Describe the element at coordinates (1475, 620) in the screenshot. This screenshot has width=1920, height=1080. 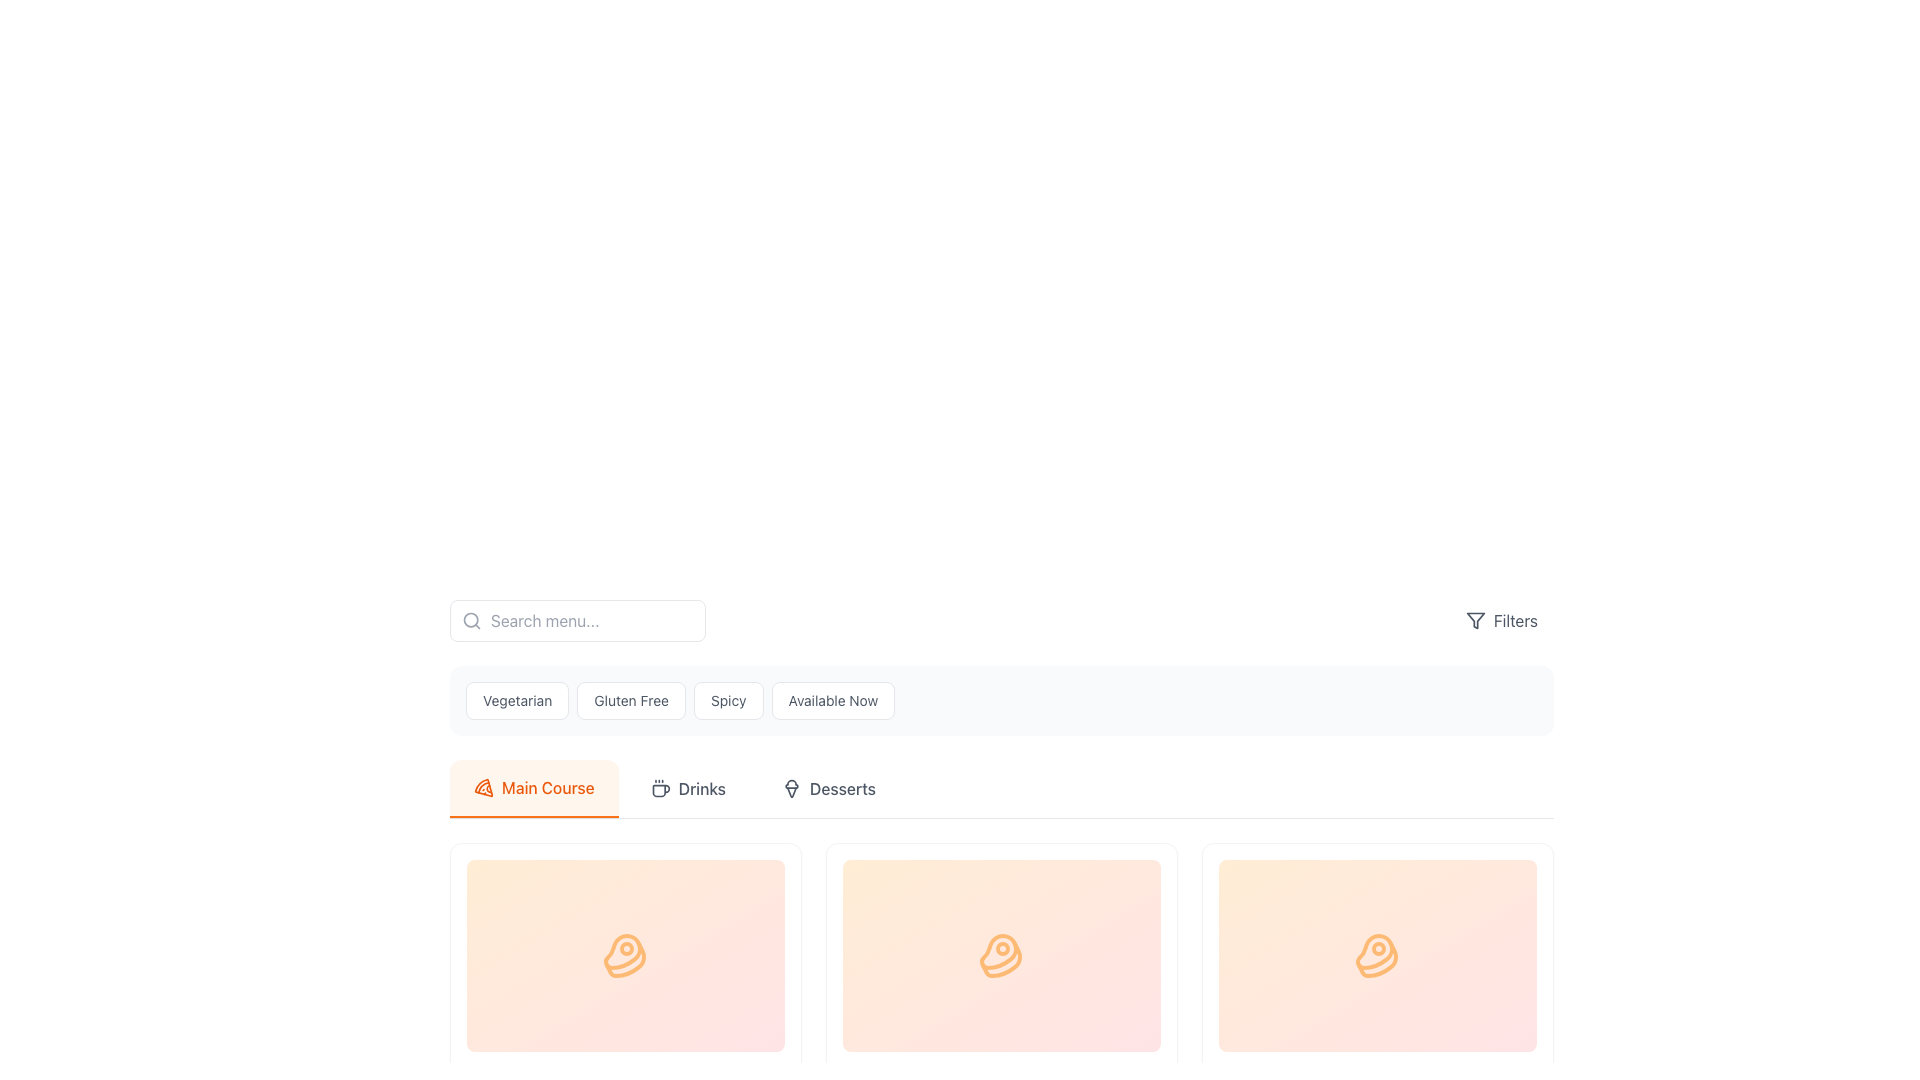
I see `the filter icon located in the top-right section of the interface, aligned with the 'Filters' label` at that location.